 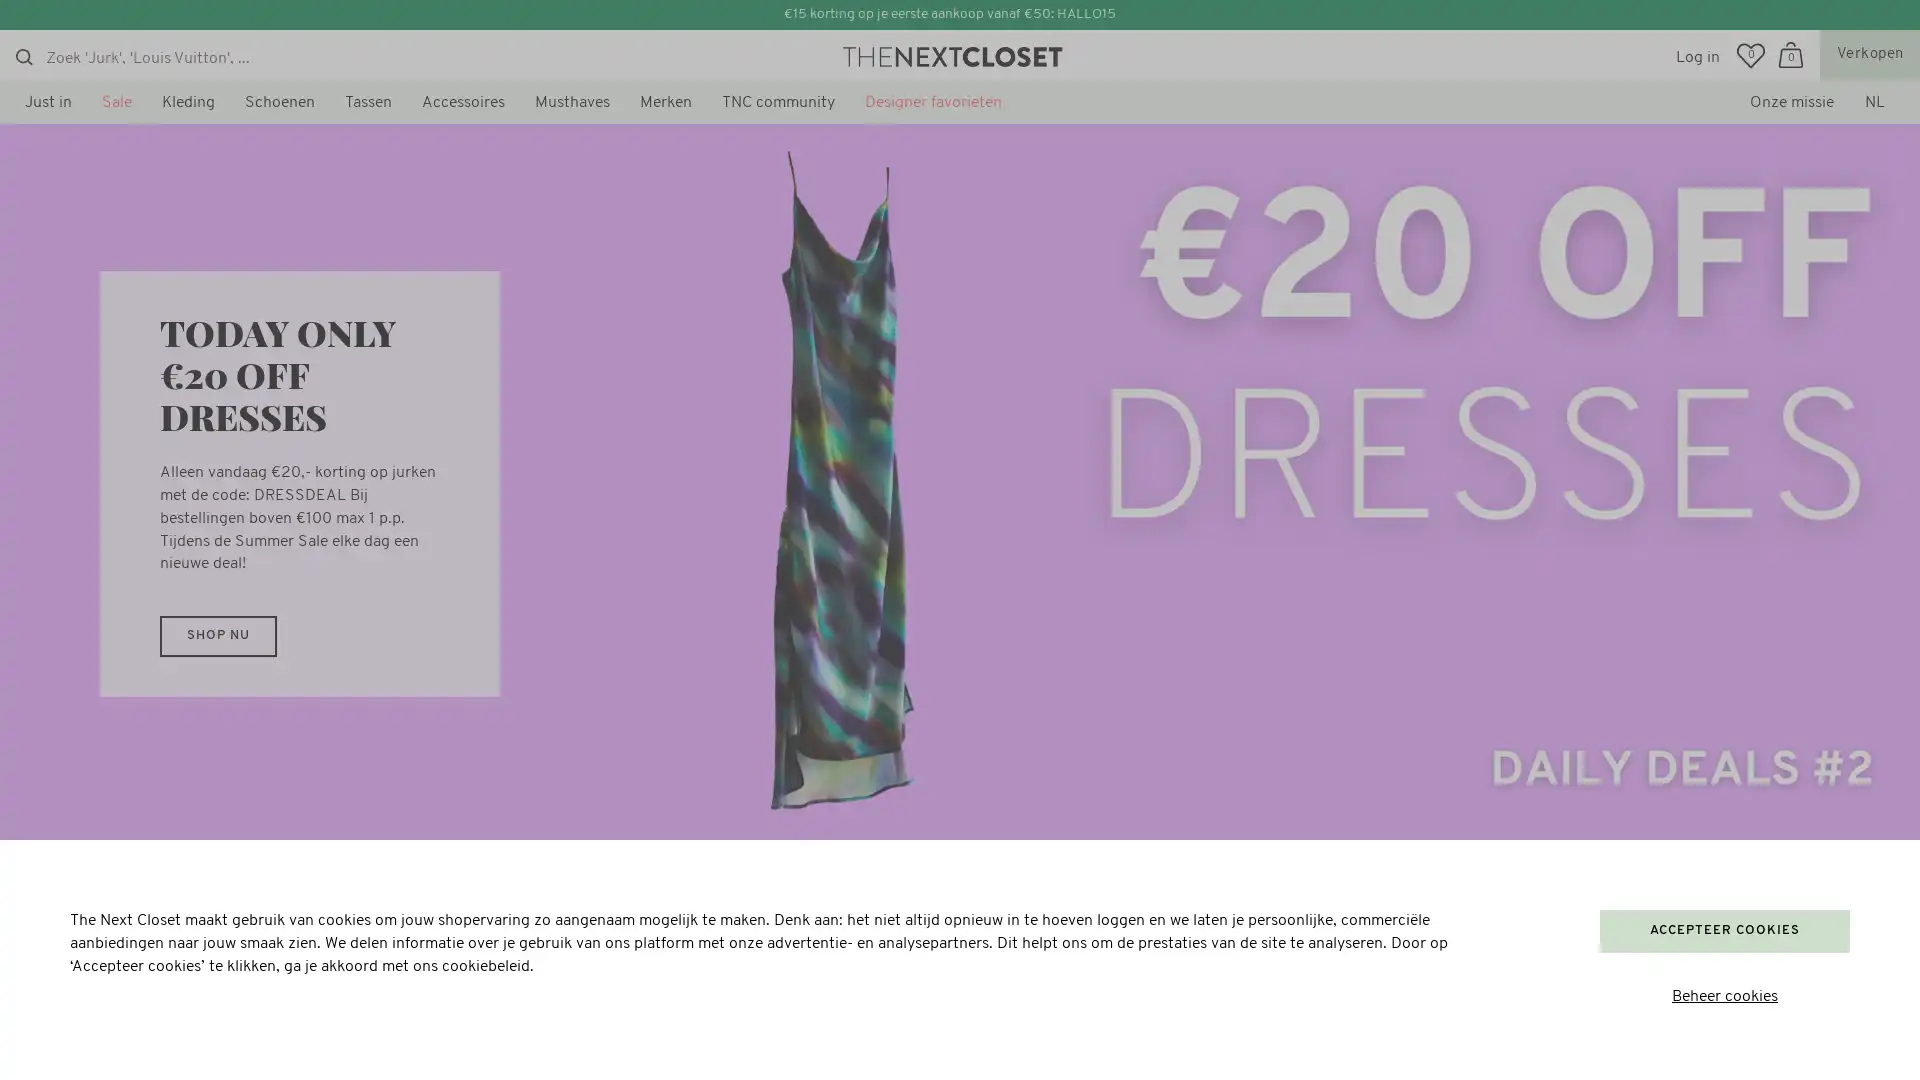 What do you see at coordinates (1723, 997) in the screenshot?
I see `Beheer cookies` at bounding box center [1723, 997].